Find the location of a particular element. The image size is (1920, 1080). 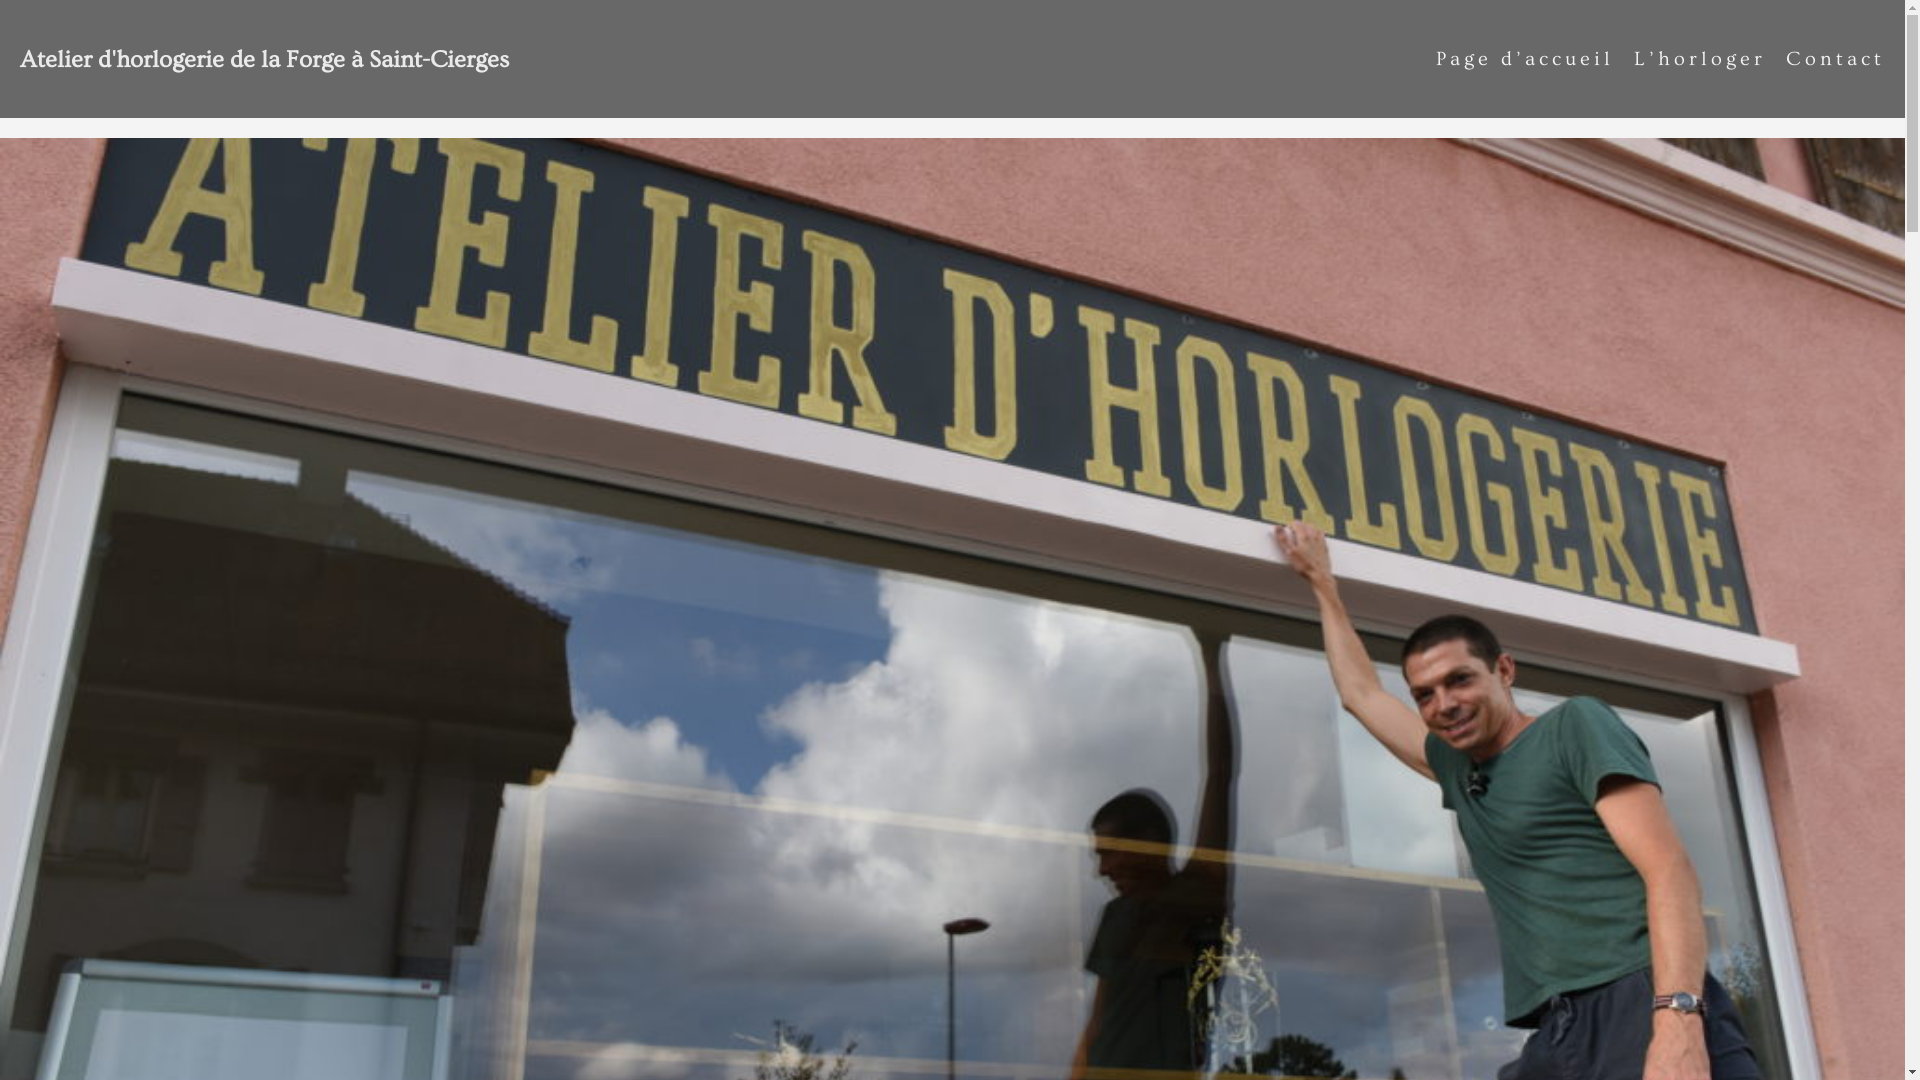

'Contact' is located at coordinates (1835, 57).